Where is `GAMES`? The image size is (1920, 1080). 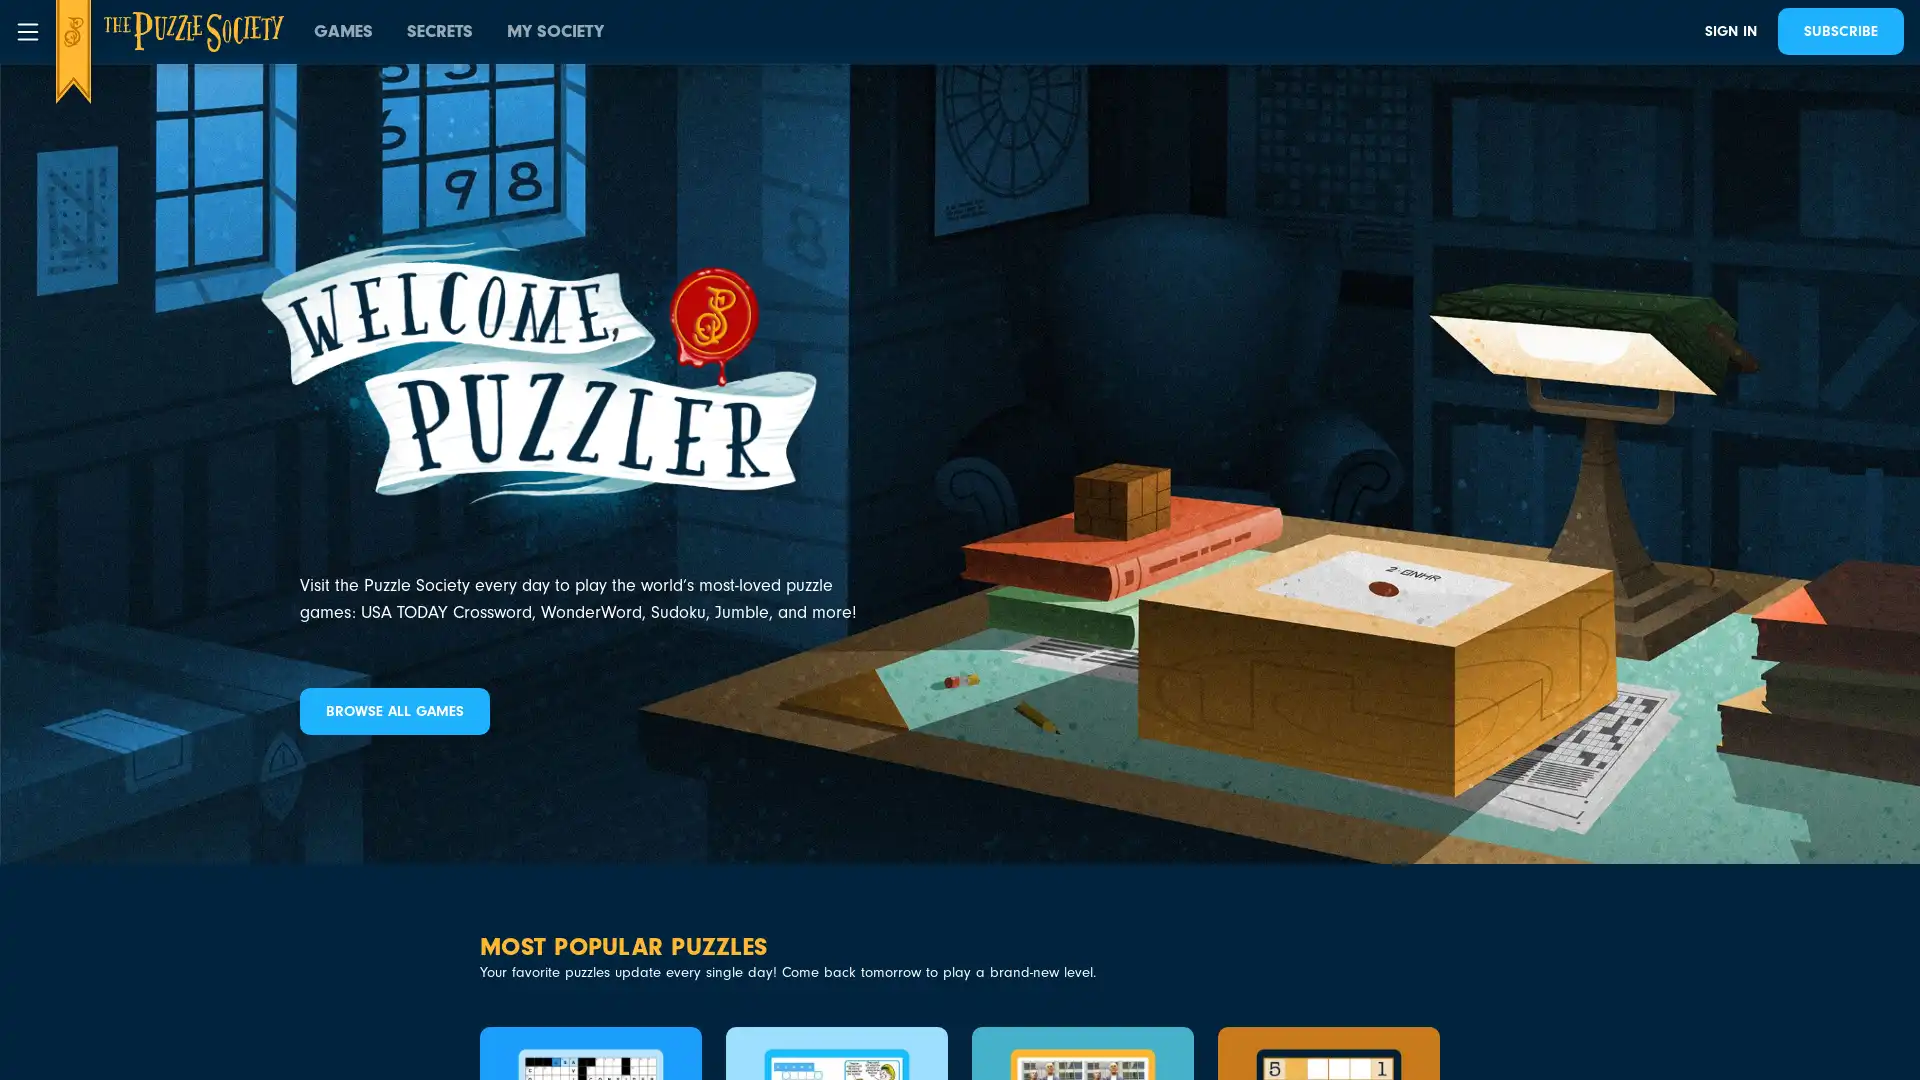
GAMES is located at coordinates (343, 31).